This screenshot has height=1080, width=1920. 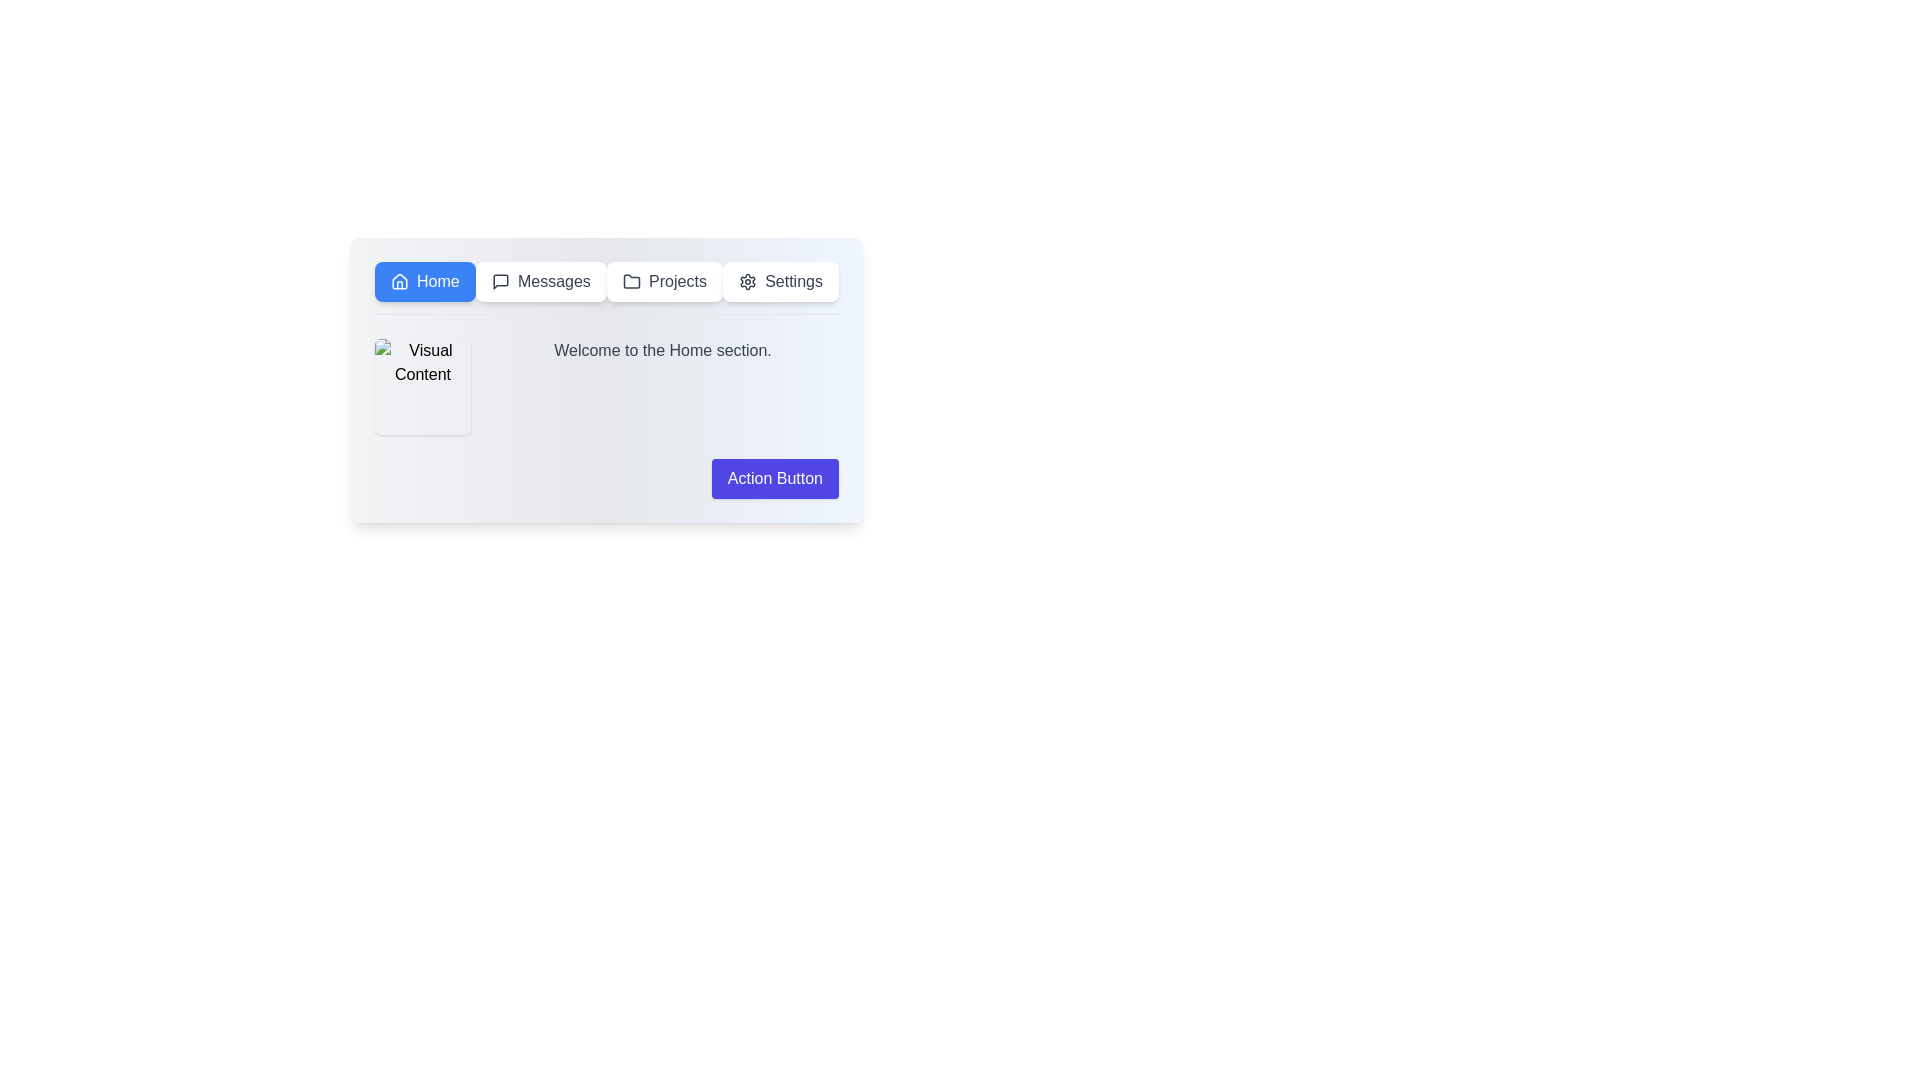 I want to click on the graphical representation of the 'Messages' button icon, which is located to the left of the text 'Messages' within the button section, so click(x=500, y=281).